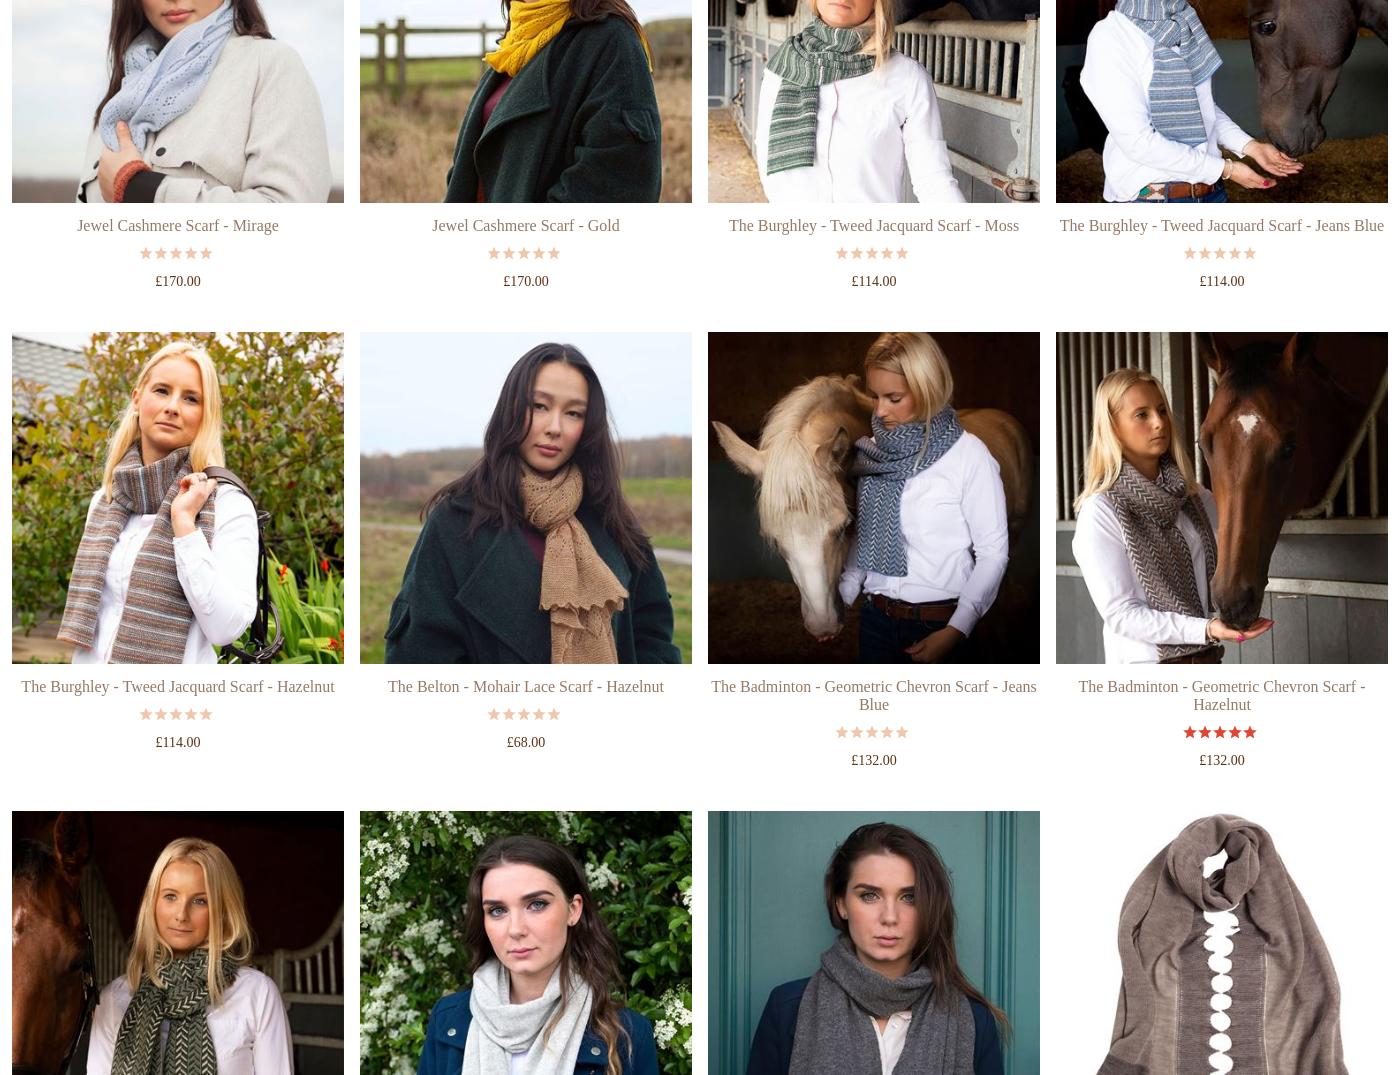 The width and height of the screenshot is (1400, 1075). Describe the element at coordinates (1221, 770) in the screenshot. I see `'The Badminton - Geometric Chevron Scarf - Hazelnut'` at that location.